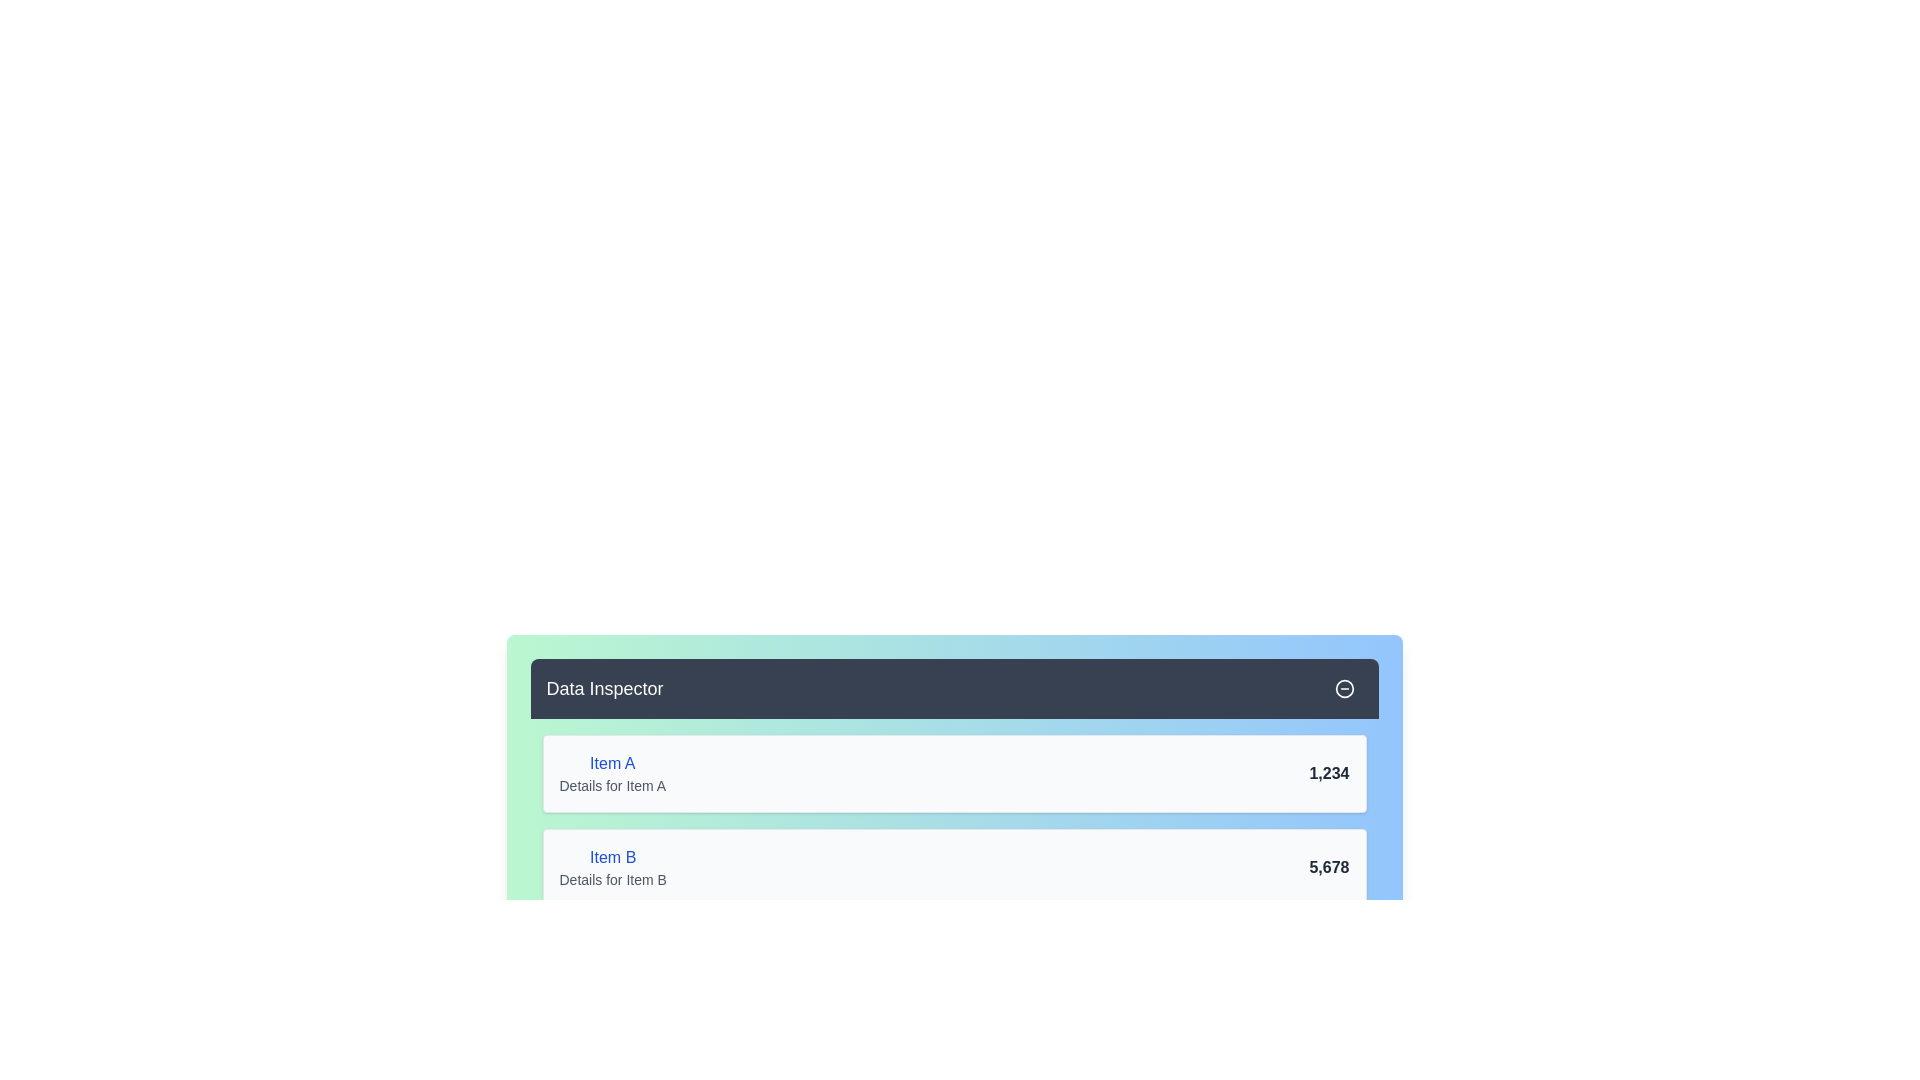 The height and width of the screenshot is (1080, 1920). Describe the element at coordinates (612, 866) in the screenshot. I see `the Text Label that describes 'Item B' and provides details for it` at that location.